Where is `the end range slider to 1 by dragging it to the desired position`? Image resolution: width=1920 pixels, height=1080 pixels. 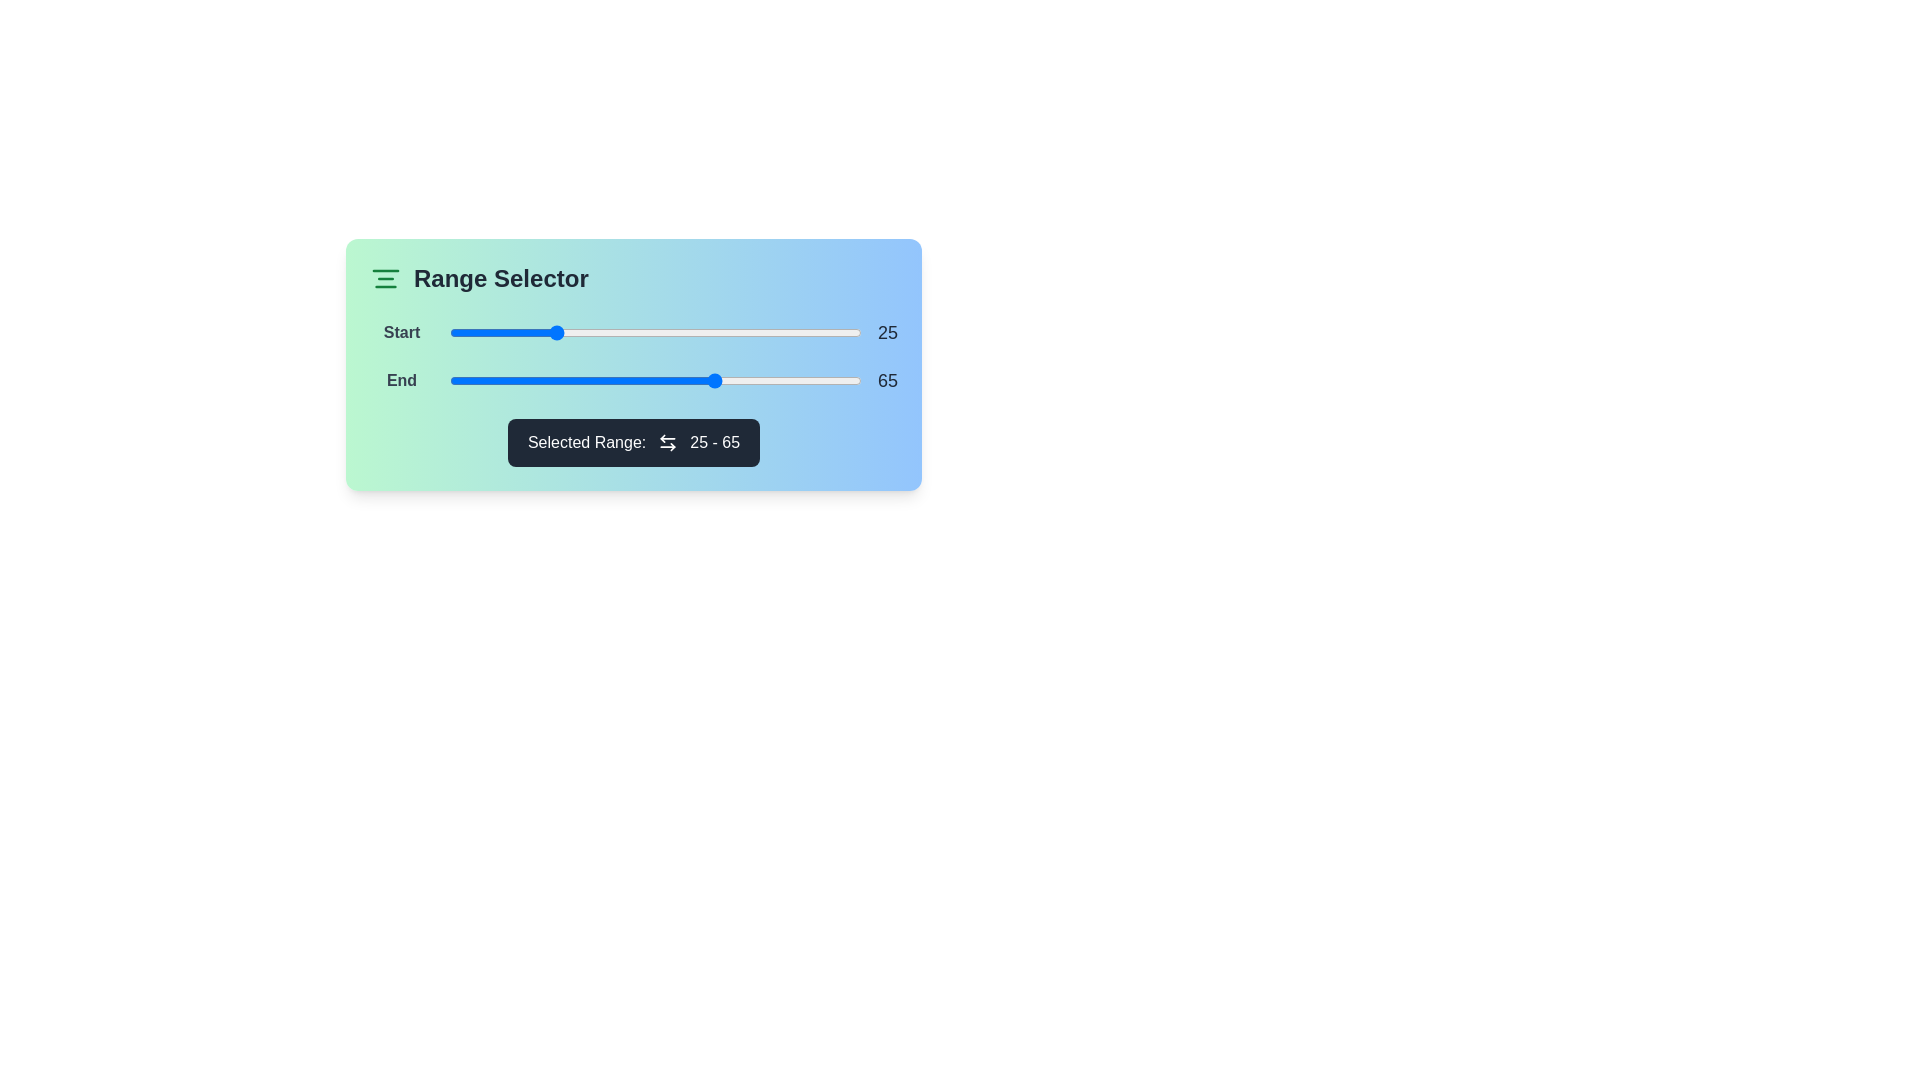 the end range slider to 1 by dragging it to the desired position is located at coordinates (453, 381).